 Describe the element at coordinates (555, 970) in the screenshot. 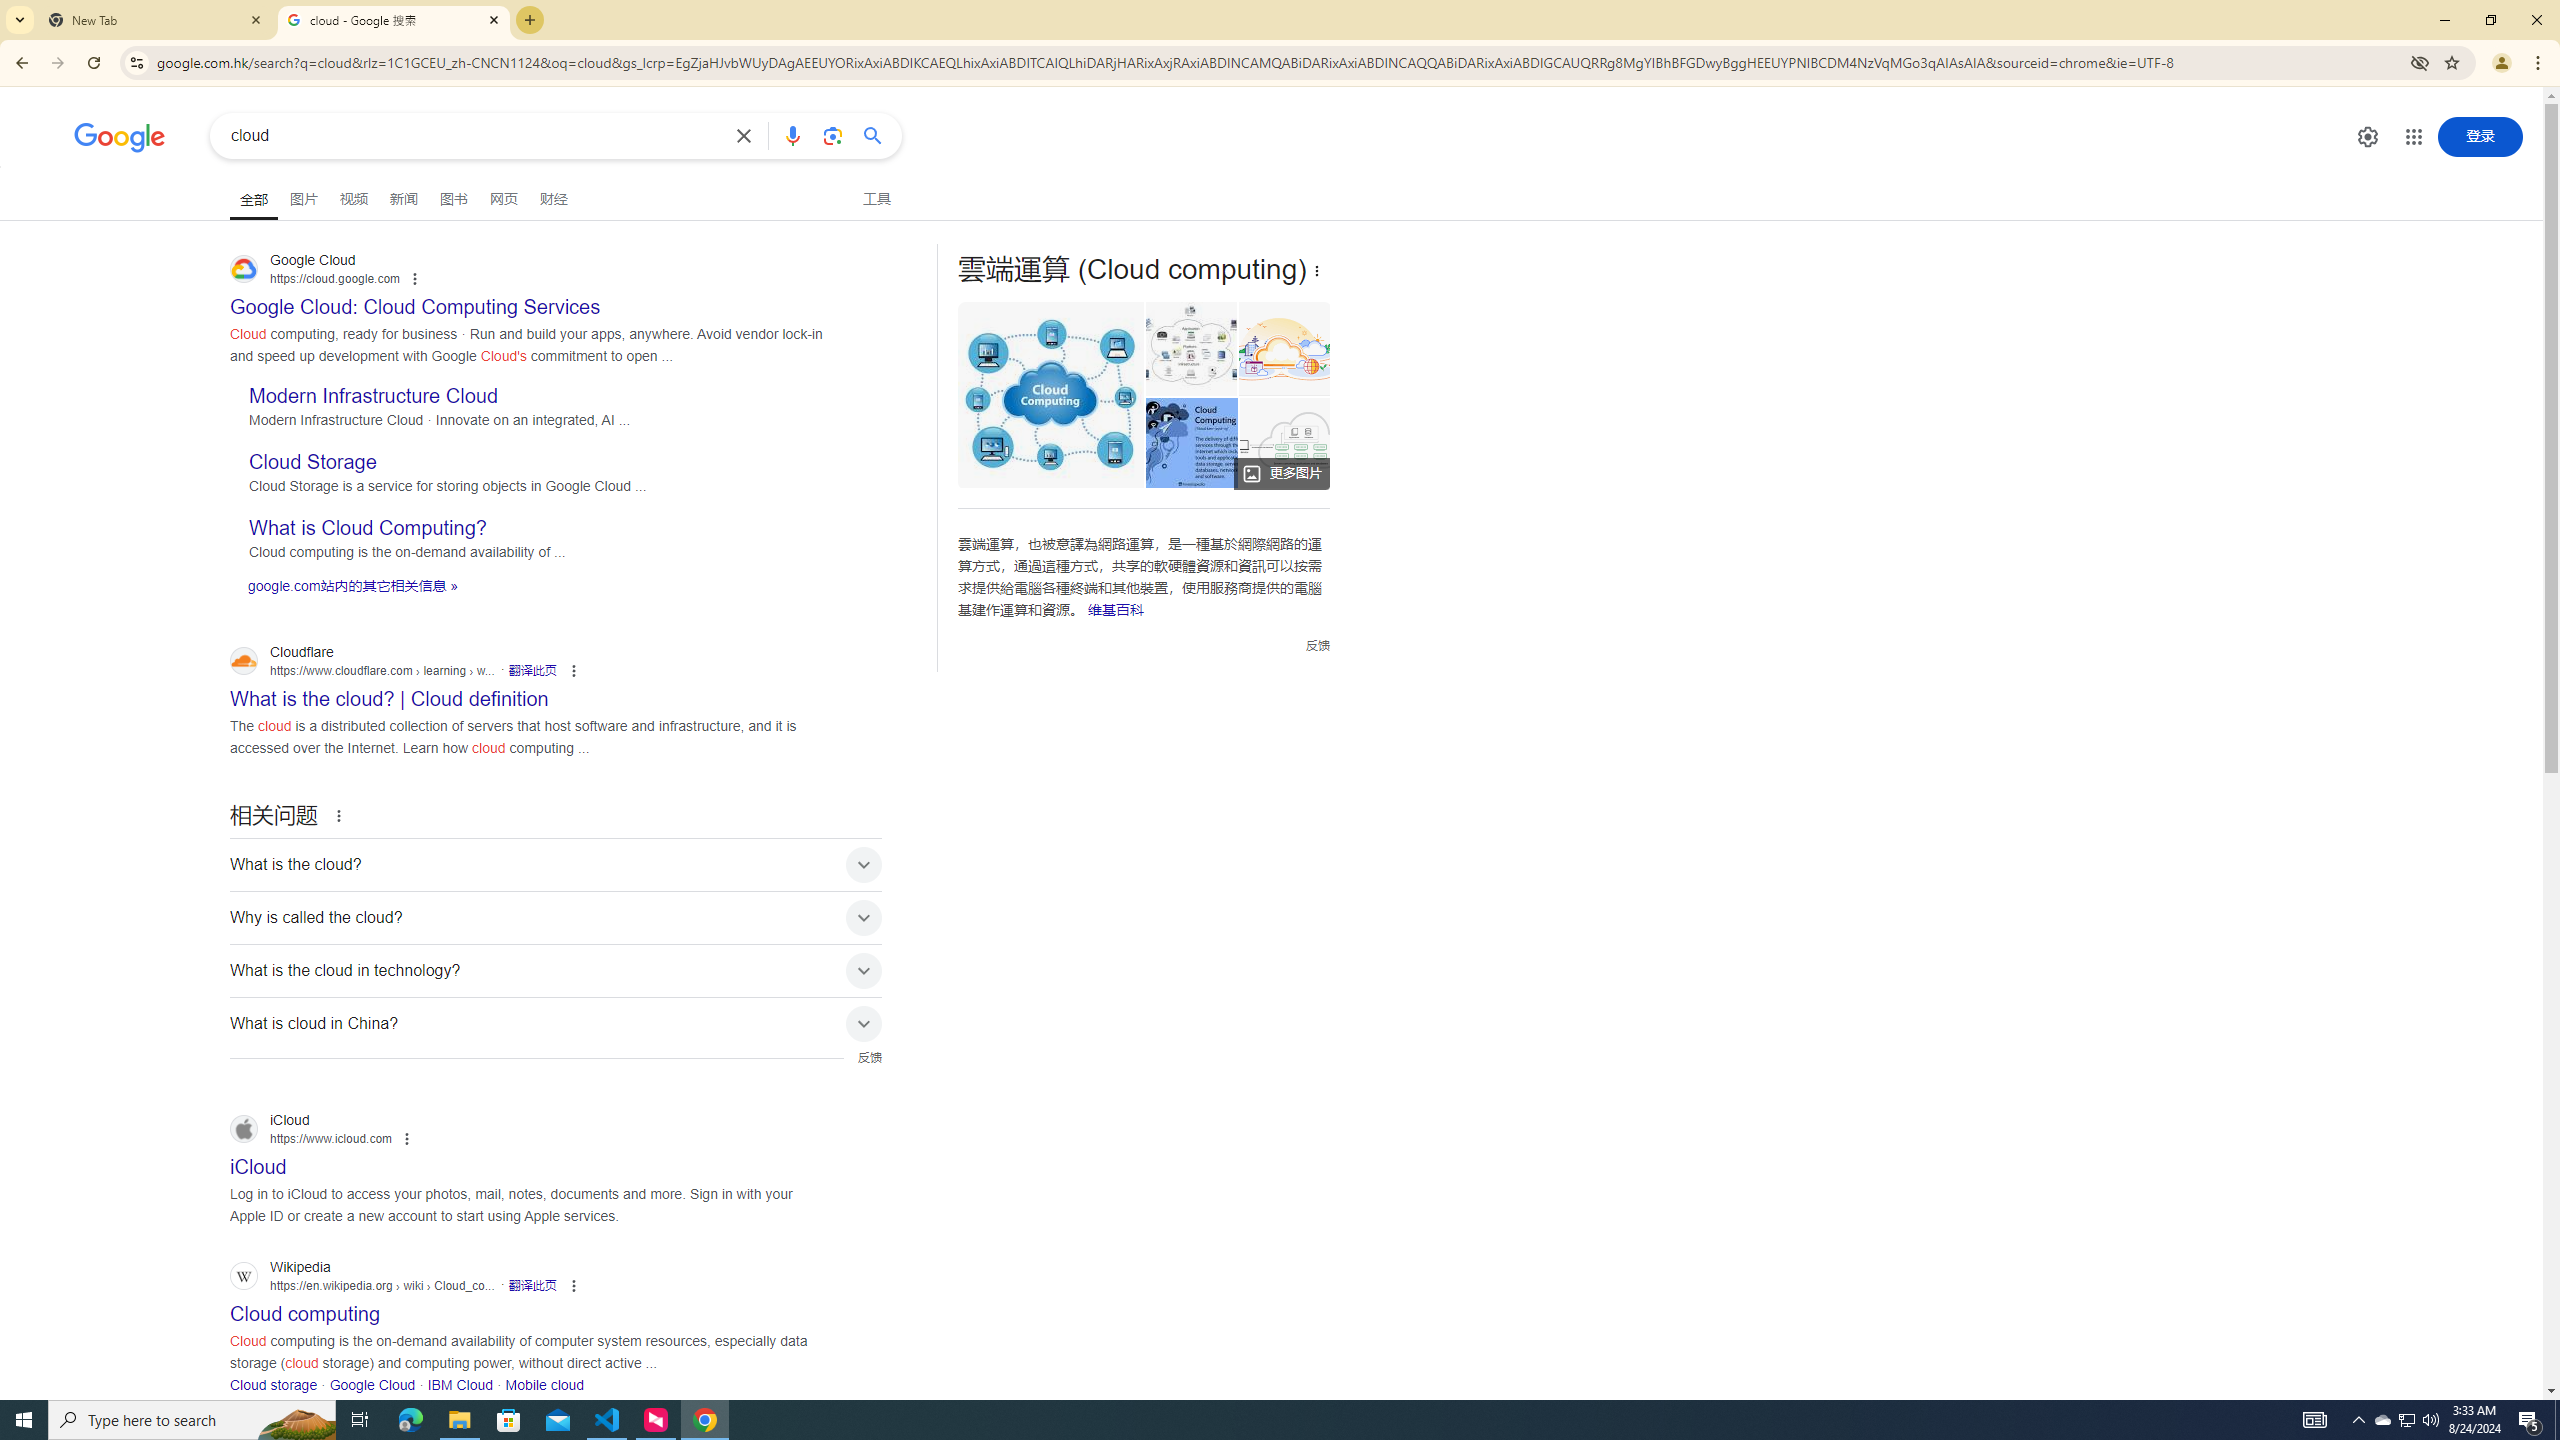

I see `'What is the cloud in technology?'` at that location.